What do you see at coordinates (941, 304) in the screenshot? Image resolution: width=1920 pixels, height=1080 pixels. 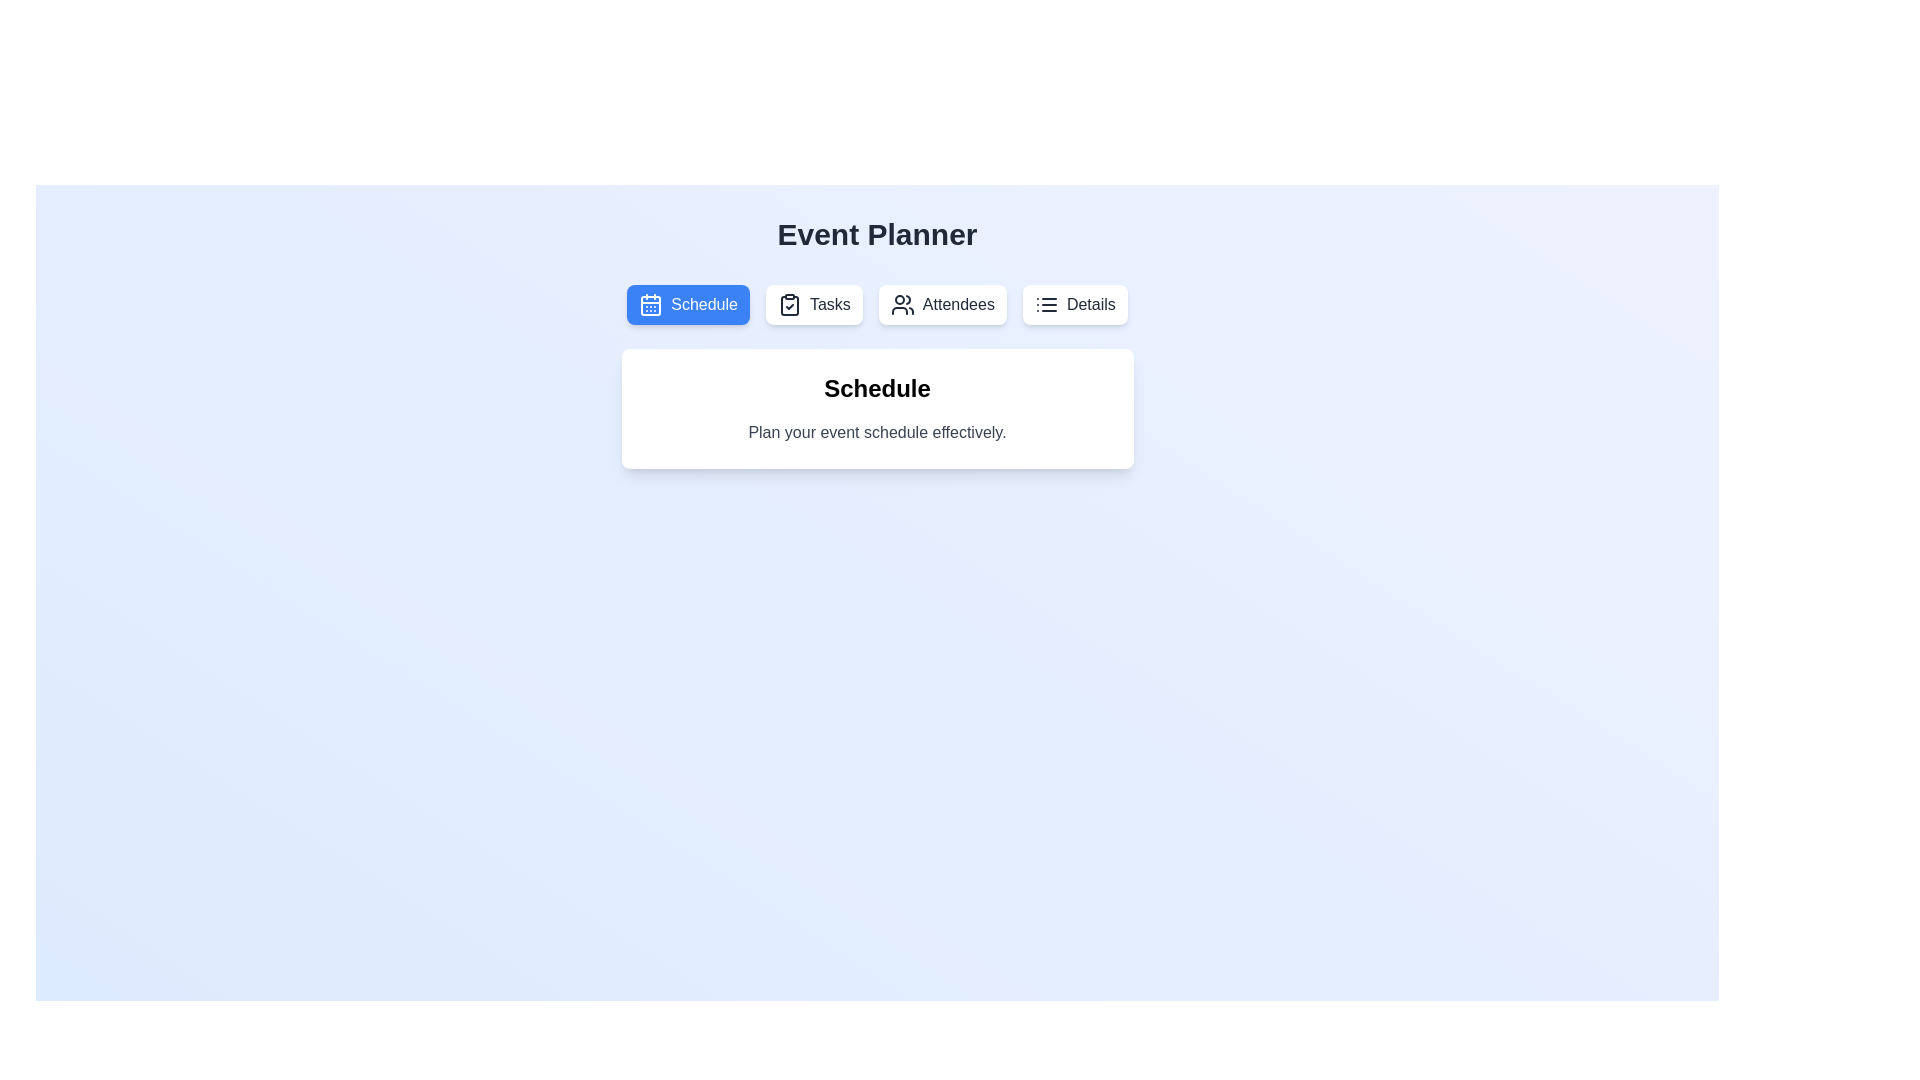 I see `the tab button labeled 'Attendees' to switch to the respective tab` at bounding box center [941, 304].